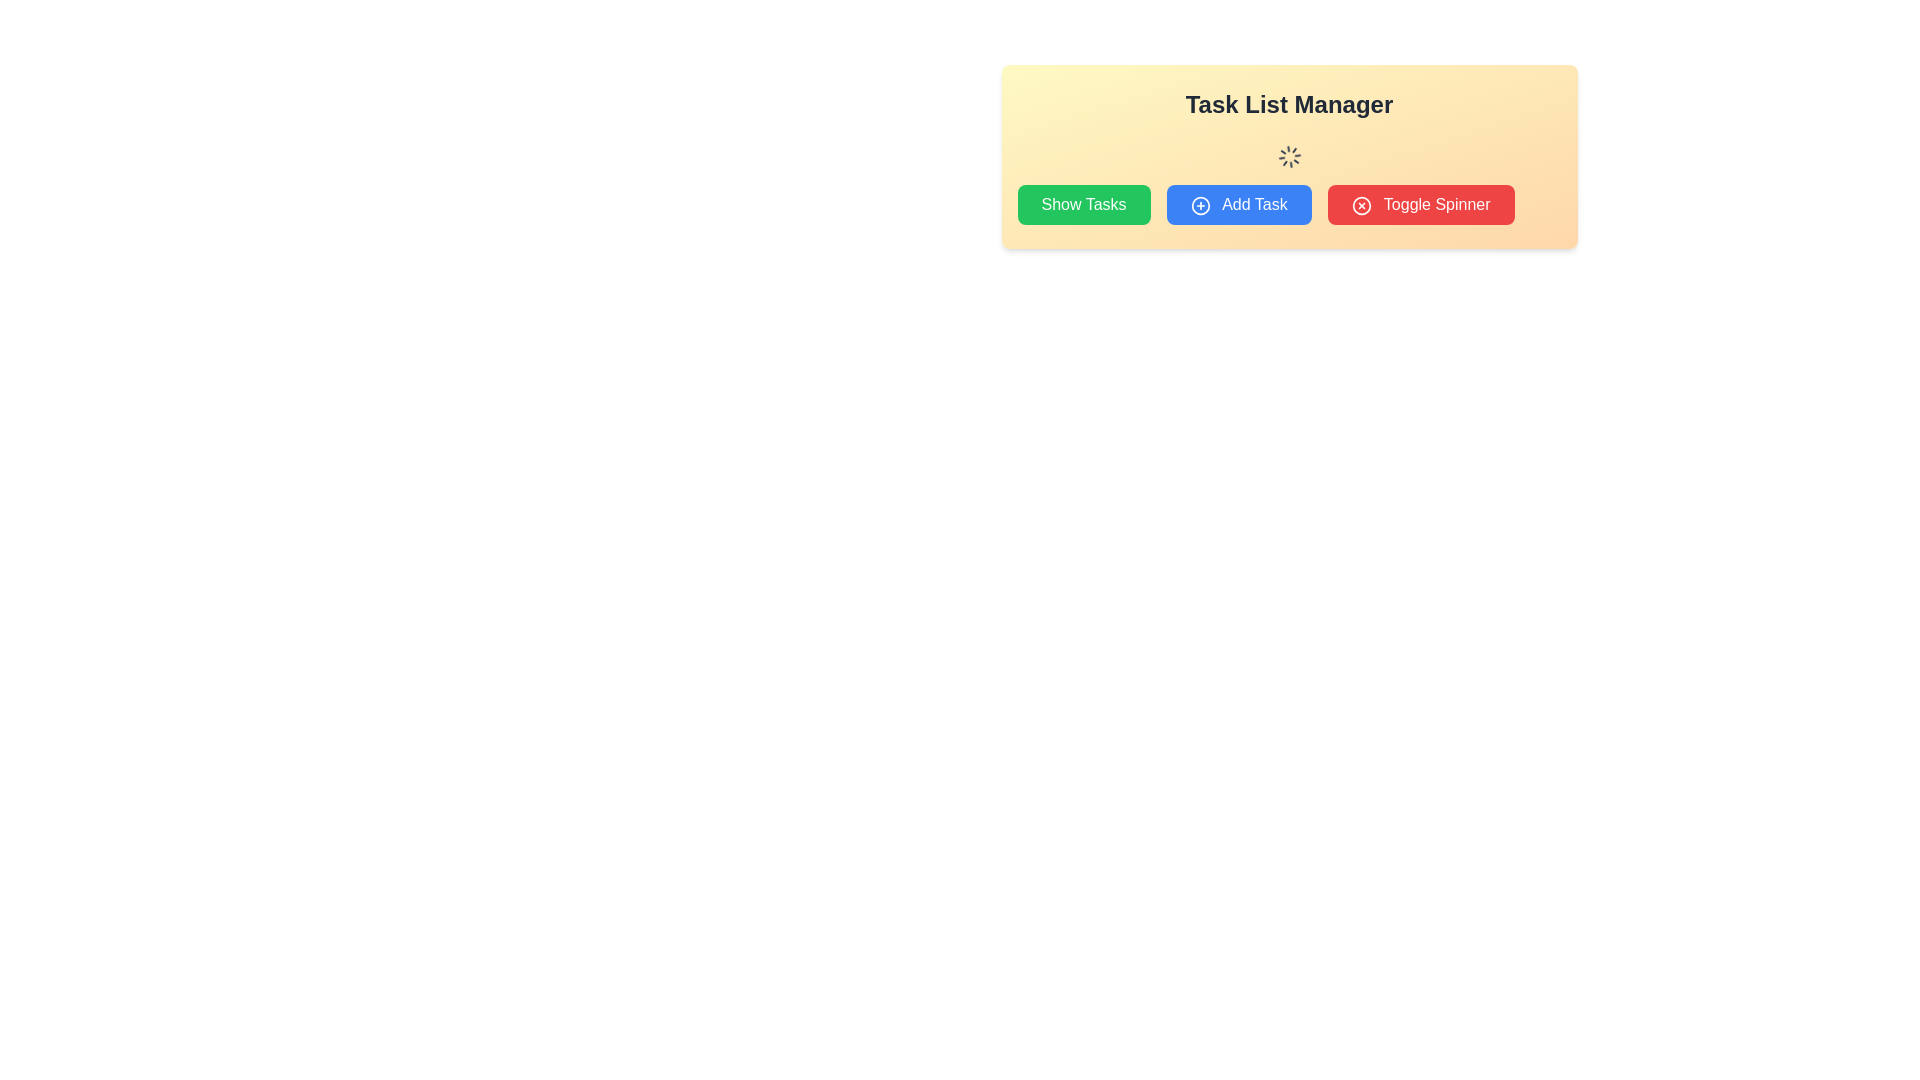  Describe the element at coordinates (1289, 204) in the screenshot. I see `the rectangular blue button labeled 'Add Task' which has a plus sign icon` at that location.